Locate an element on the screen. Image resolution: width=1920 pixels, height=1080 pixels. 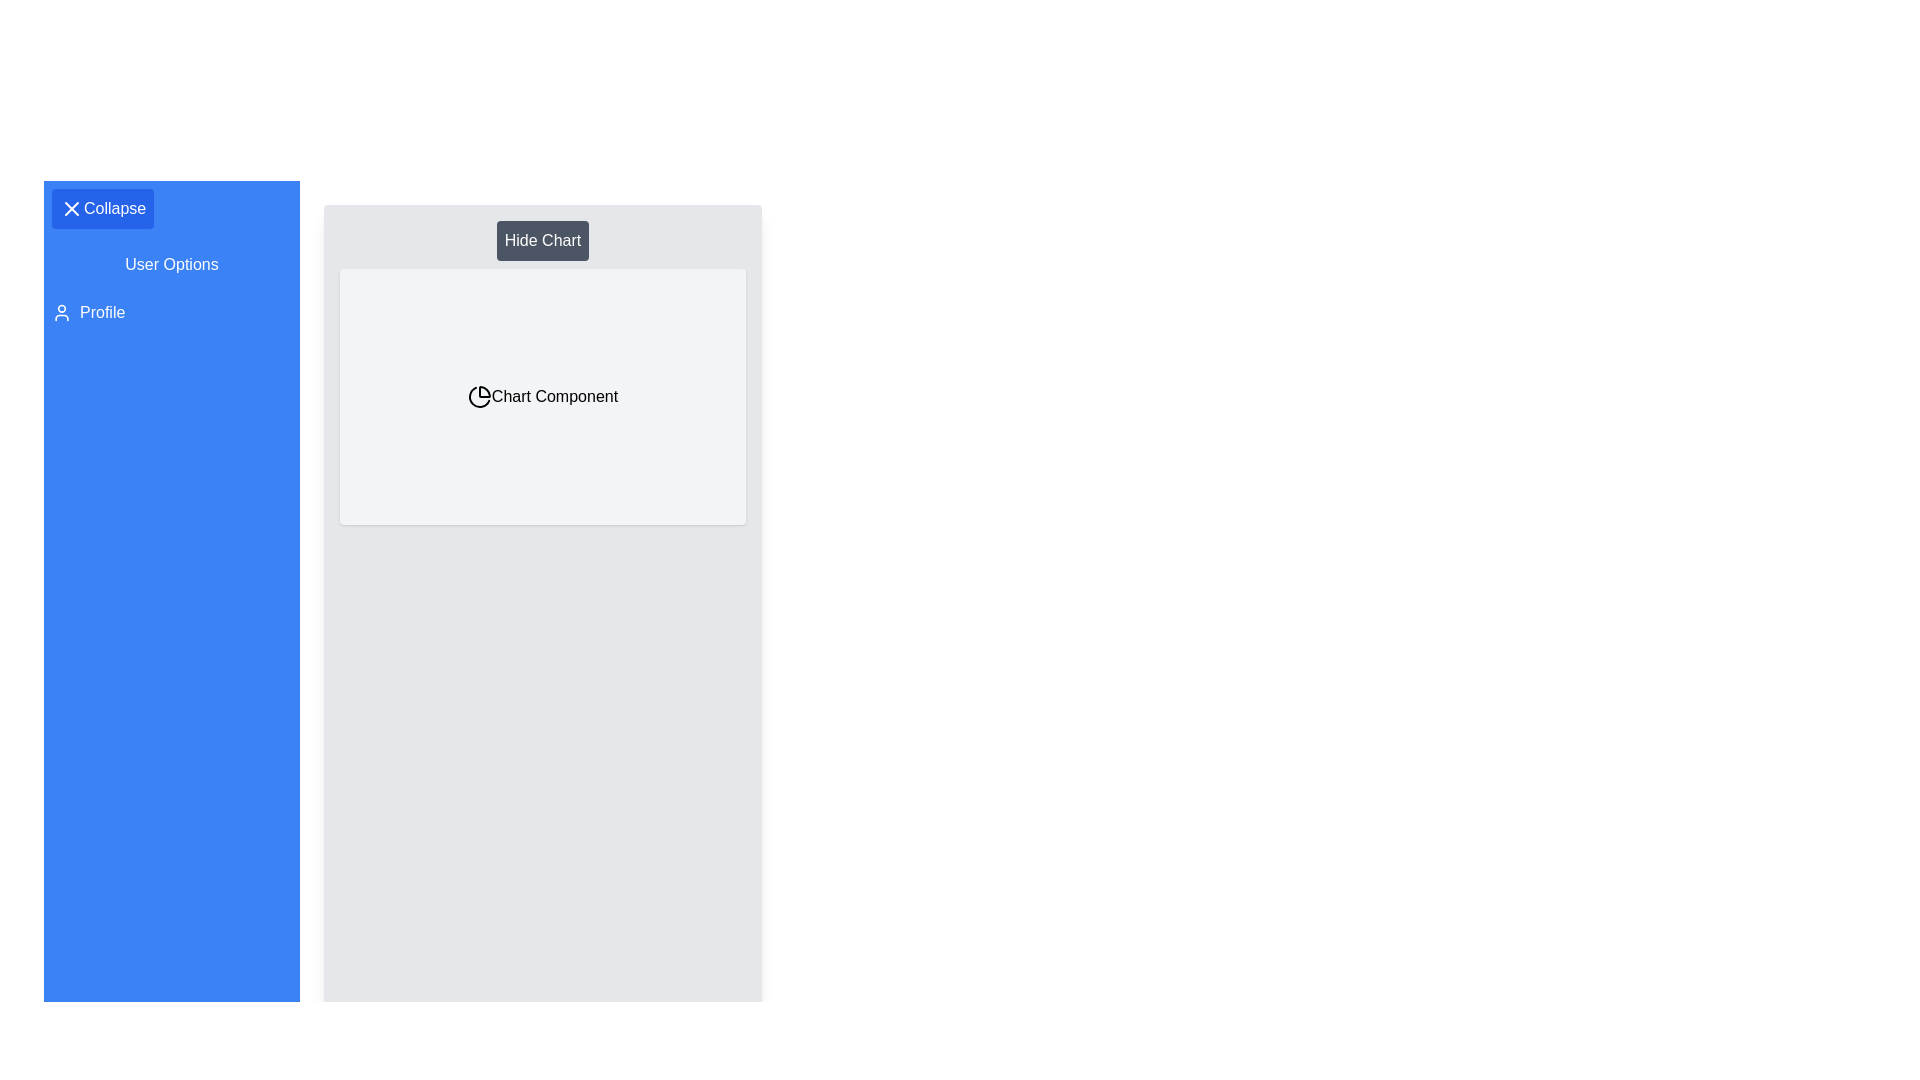
the Text Label that identifies user profile-related features, located below the 'User Options' title in the sidebar layout, next to a user avatar icon is located at coordinates (101, 312).